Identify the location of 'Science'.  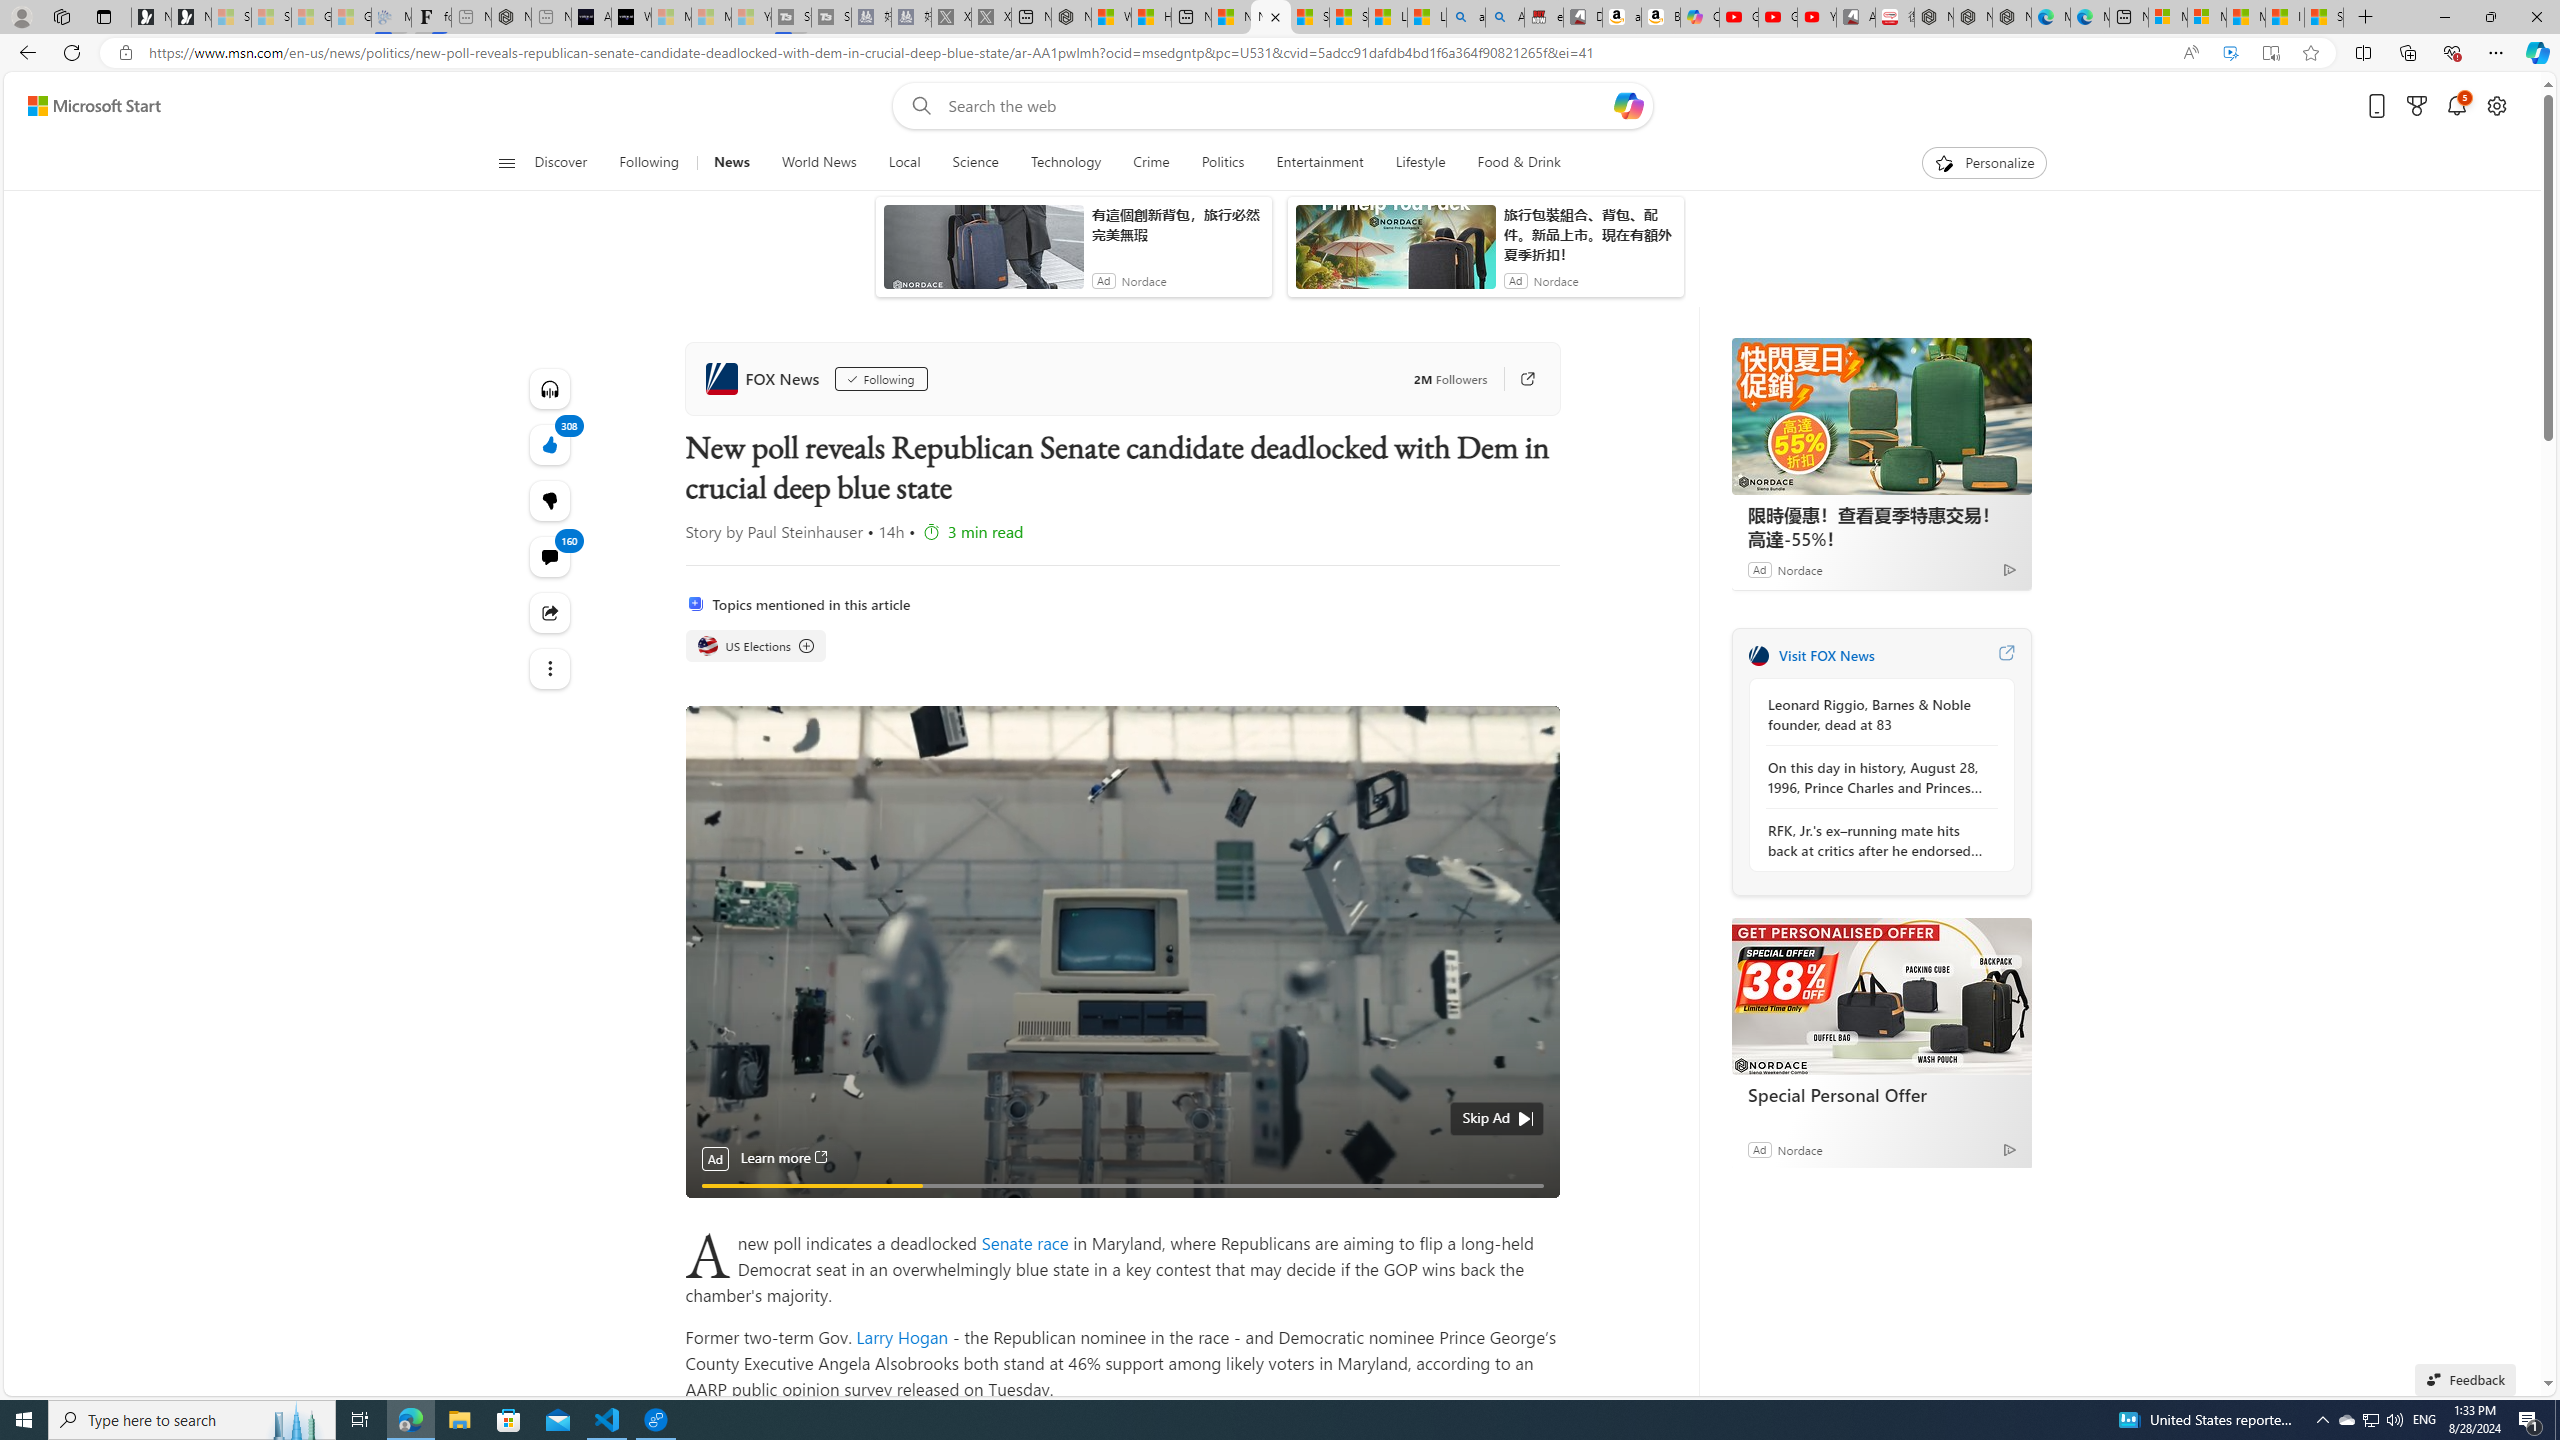
(974, 162).